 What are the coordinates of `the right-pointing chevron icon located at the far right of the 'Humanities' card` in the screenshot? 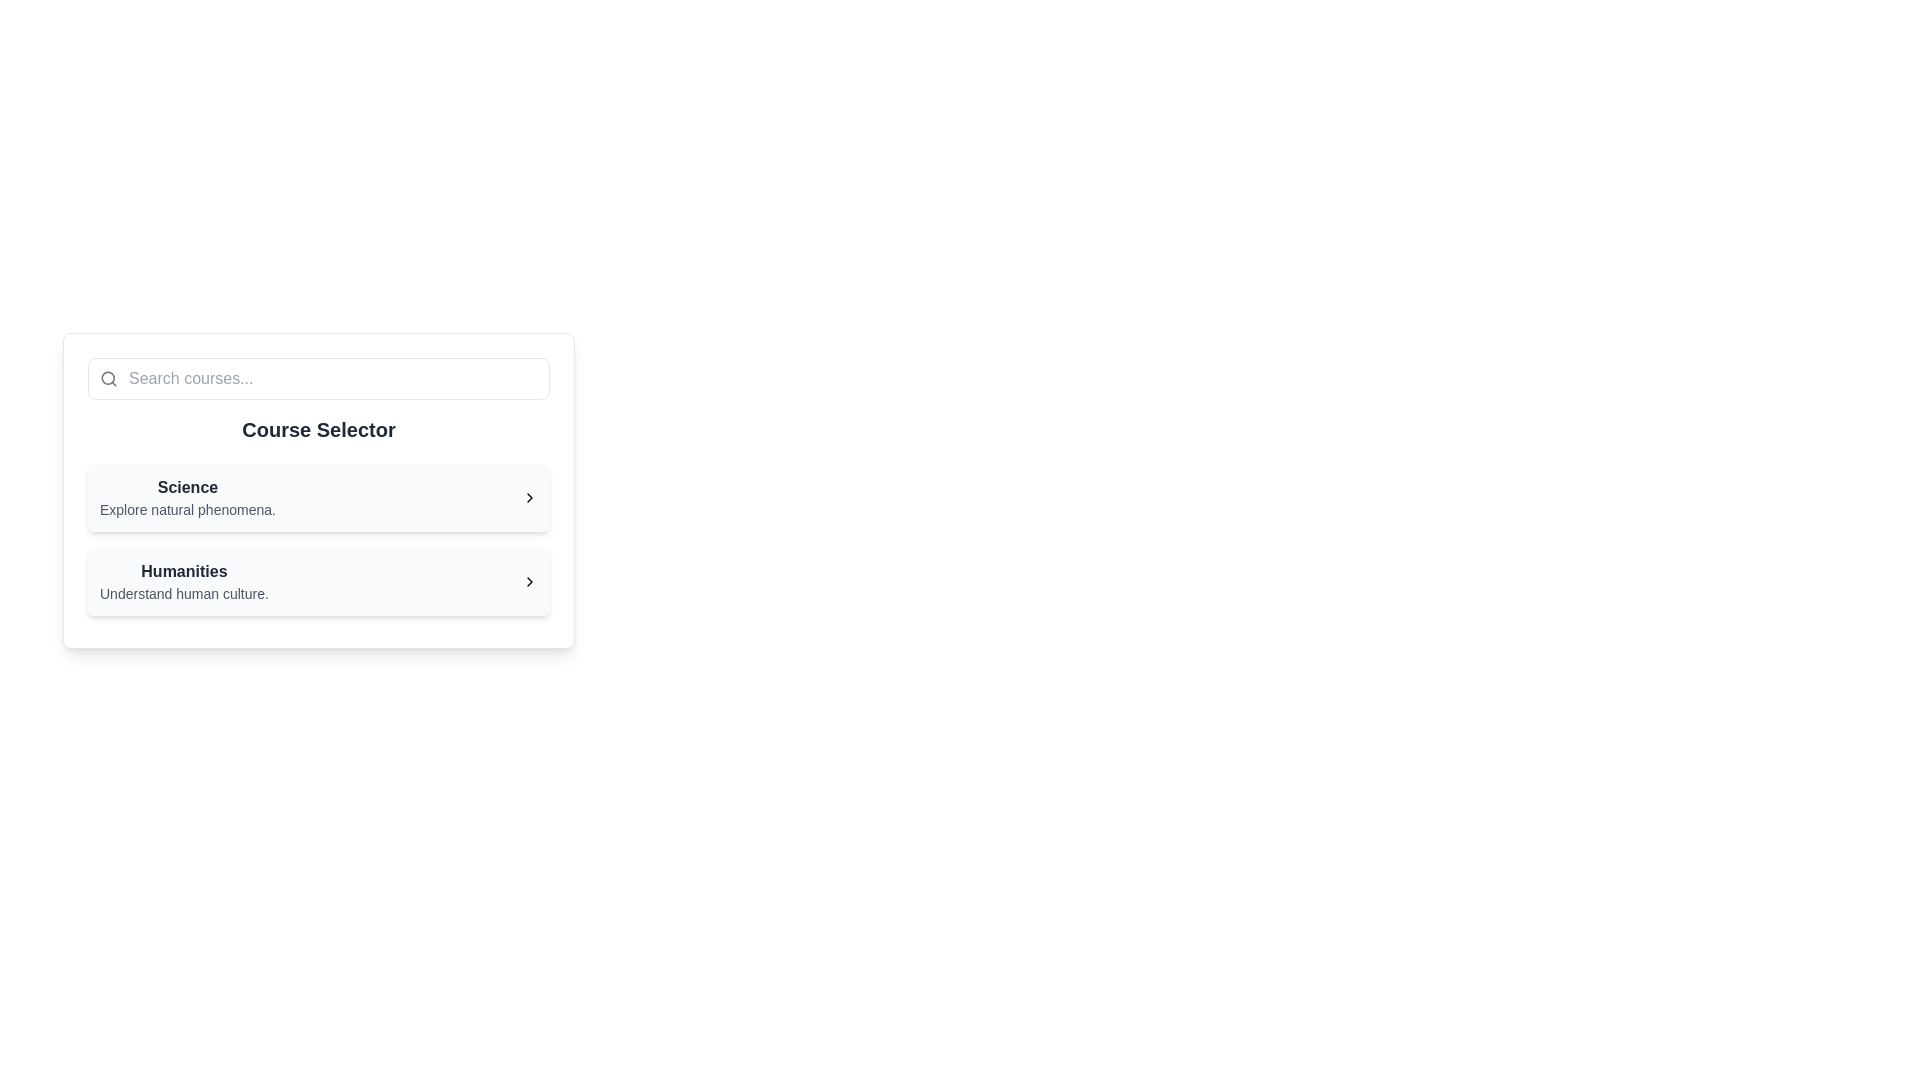 It's located at (529, 582).